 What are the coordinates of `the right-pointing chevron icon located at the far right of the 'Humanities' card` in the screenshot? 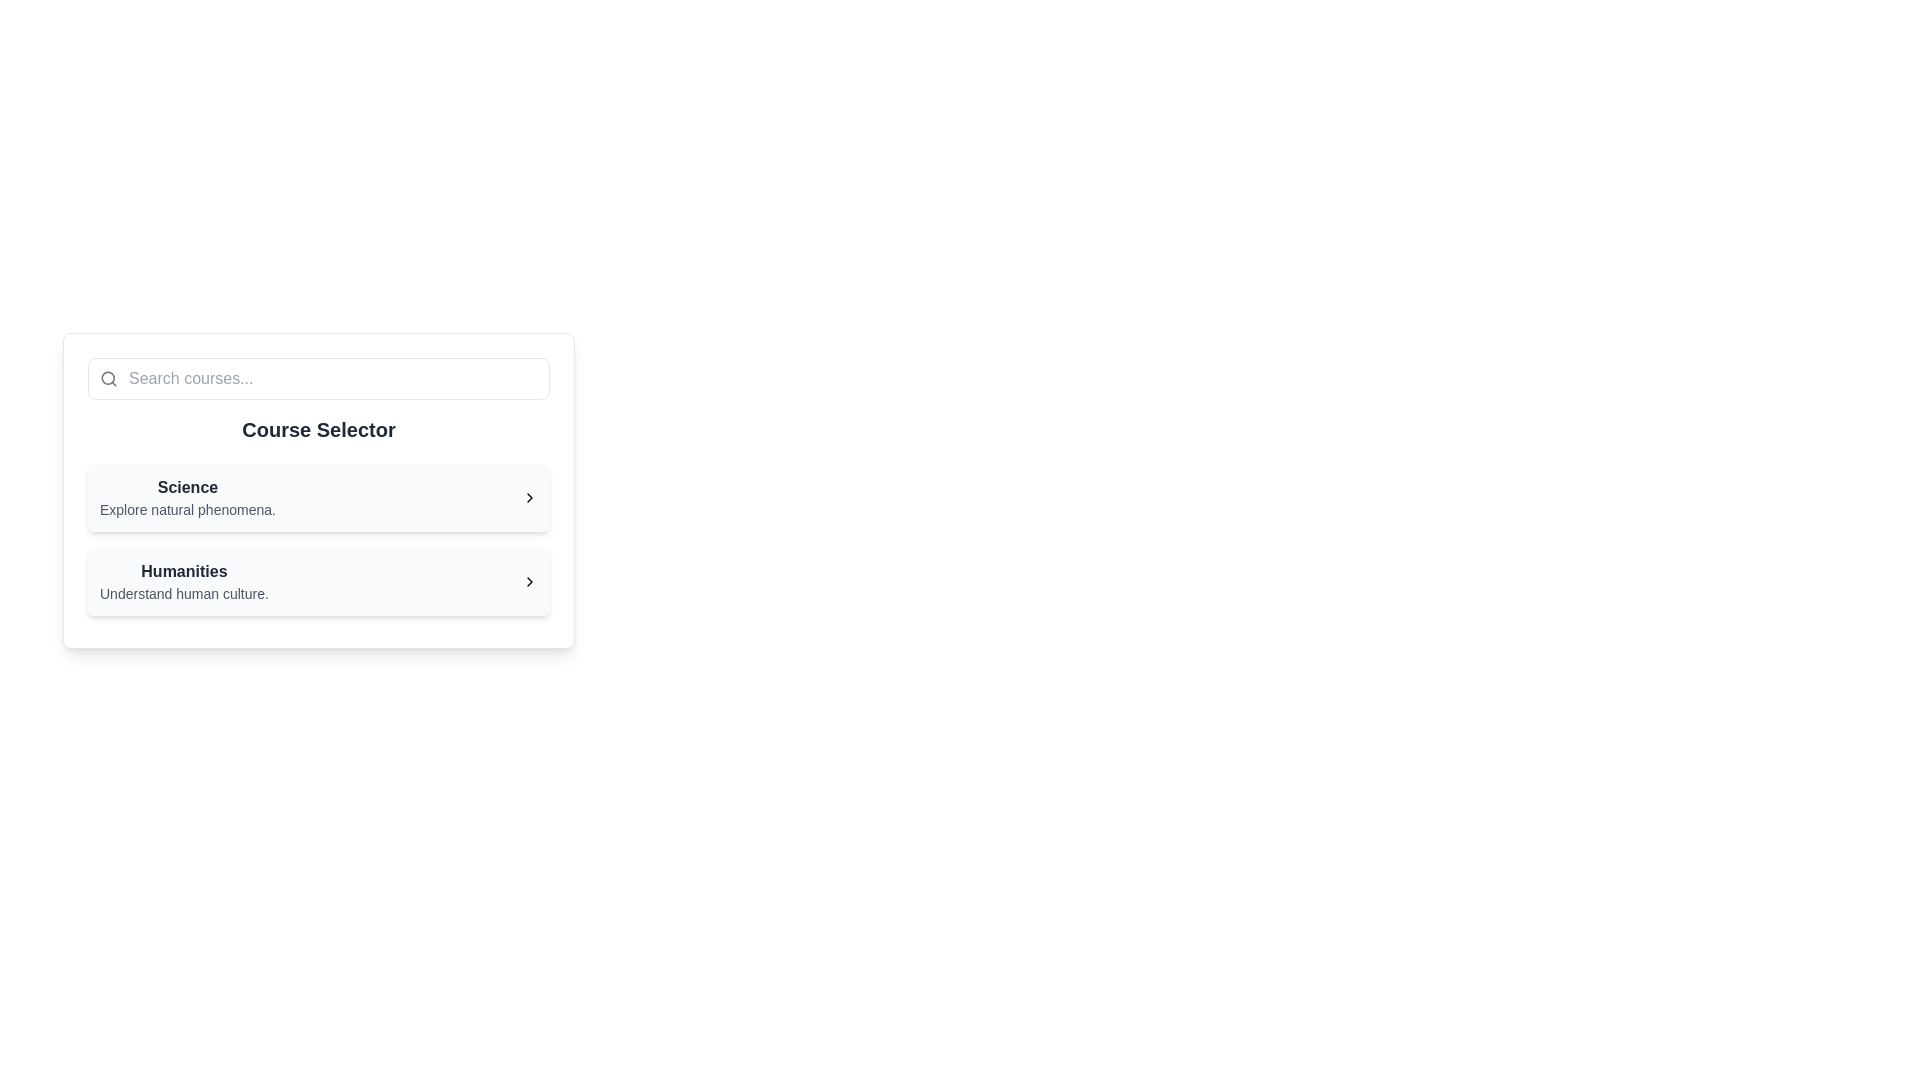 It's located at (529, 582).